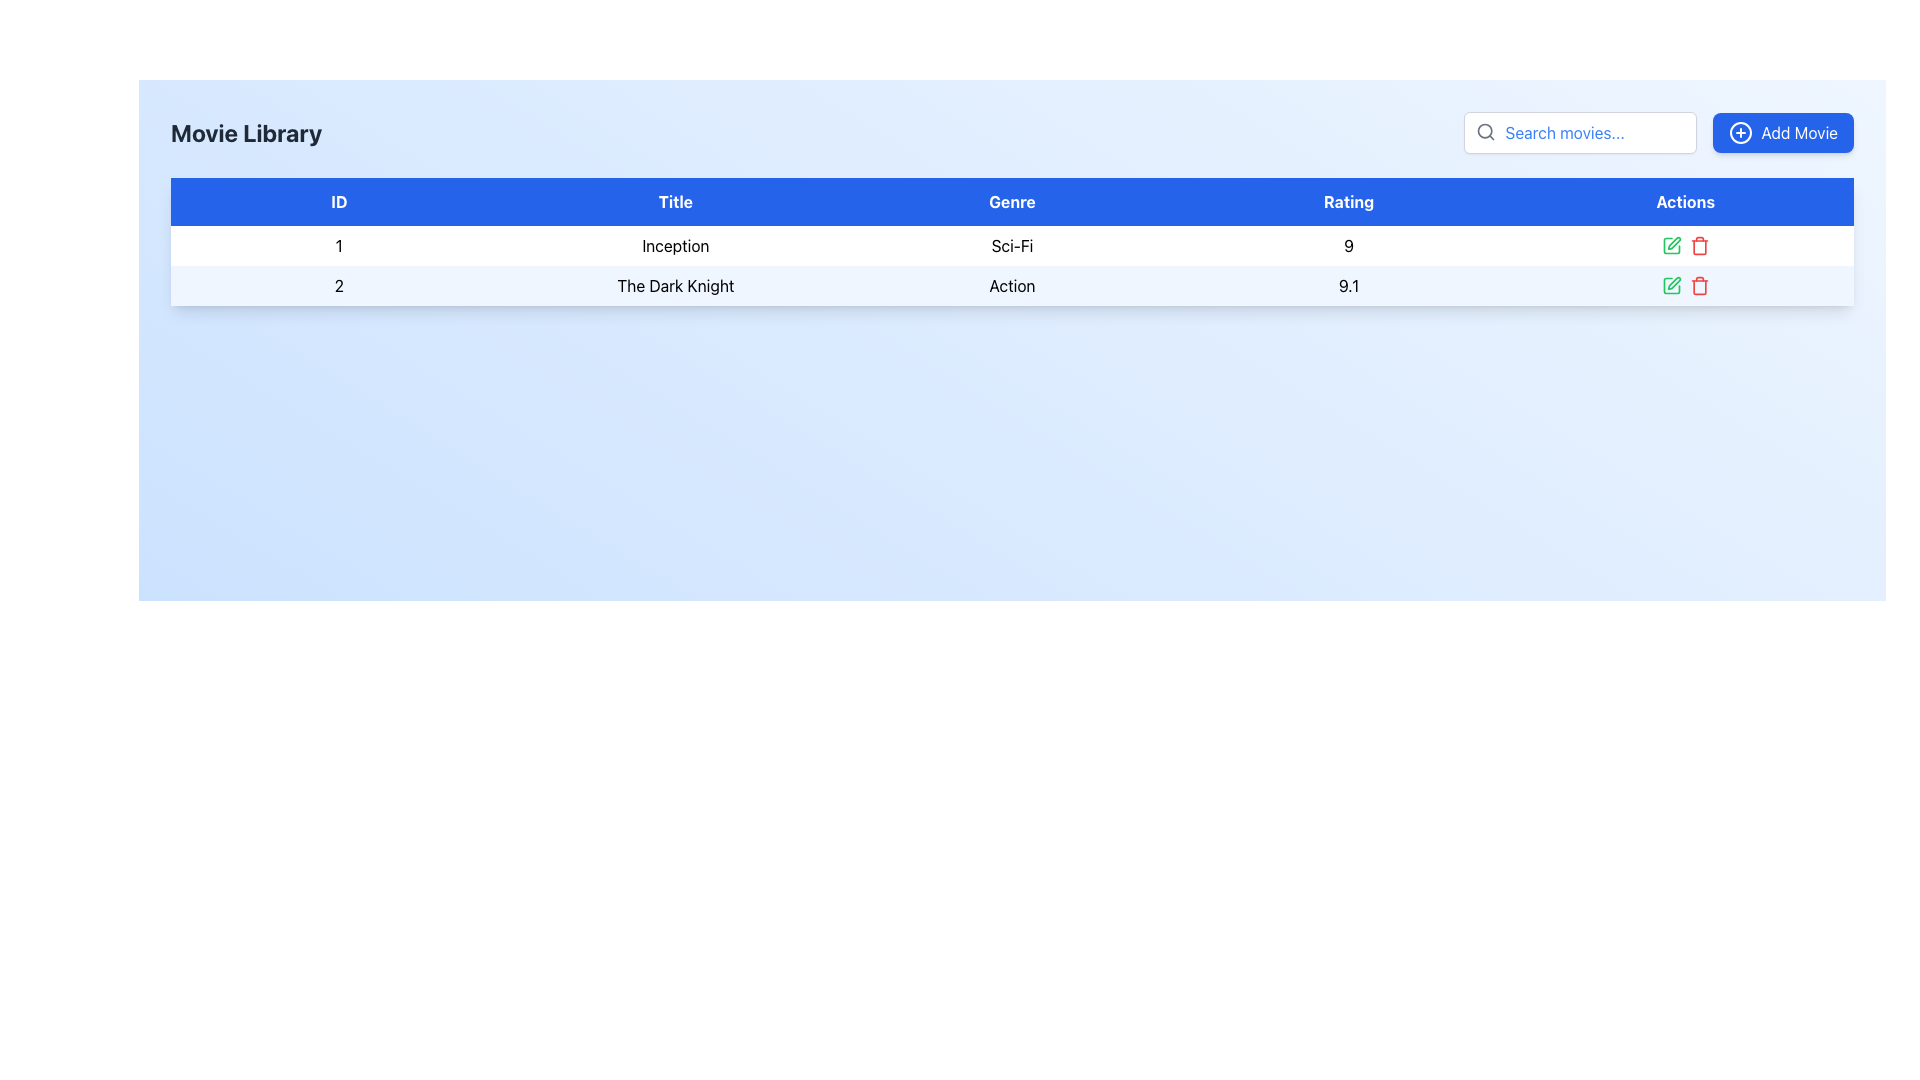 The image size is (1920, 1080). Describe the element at coordinates (675, 285) in the screenshot. I see `the text label representing the title of a movie located in the second row of a table under the 'Title' column` at that location.